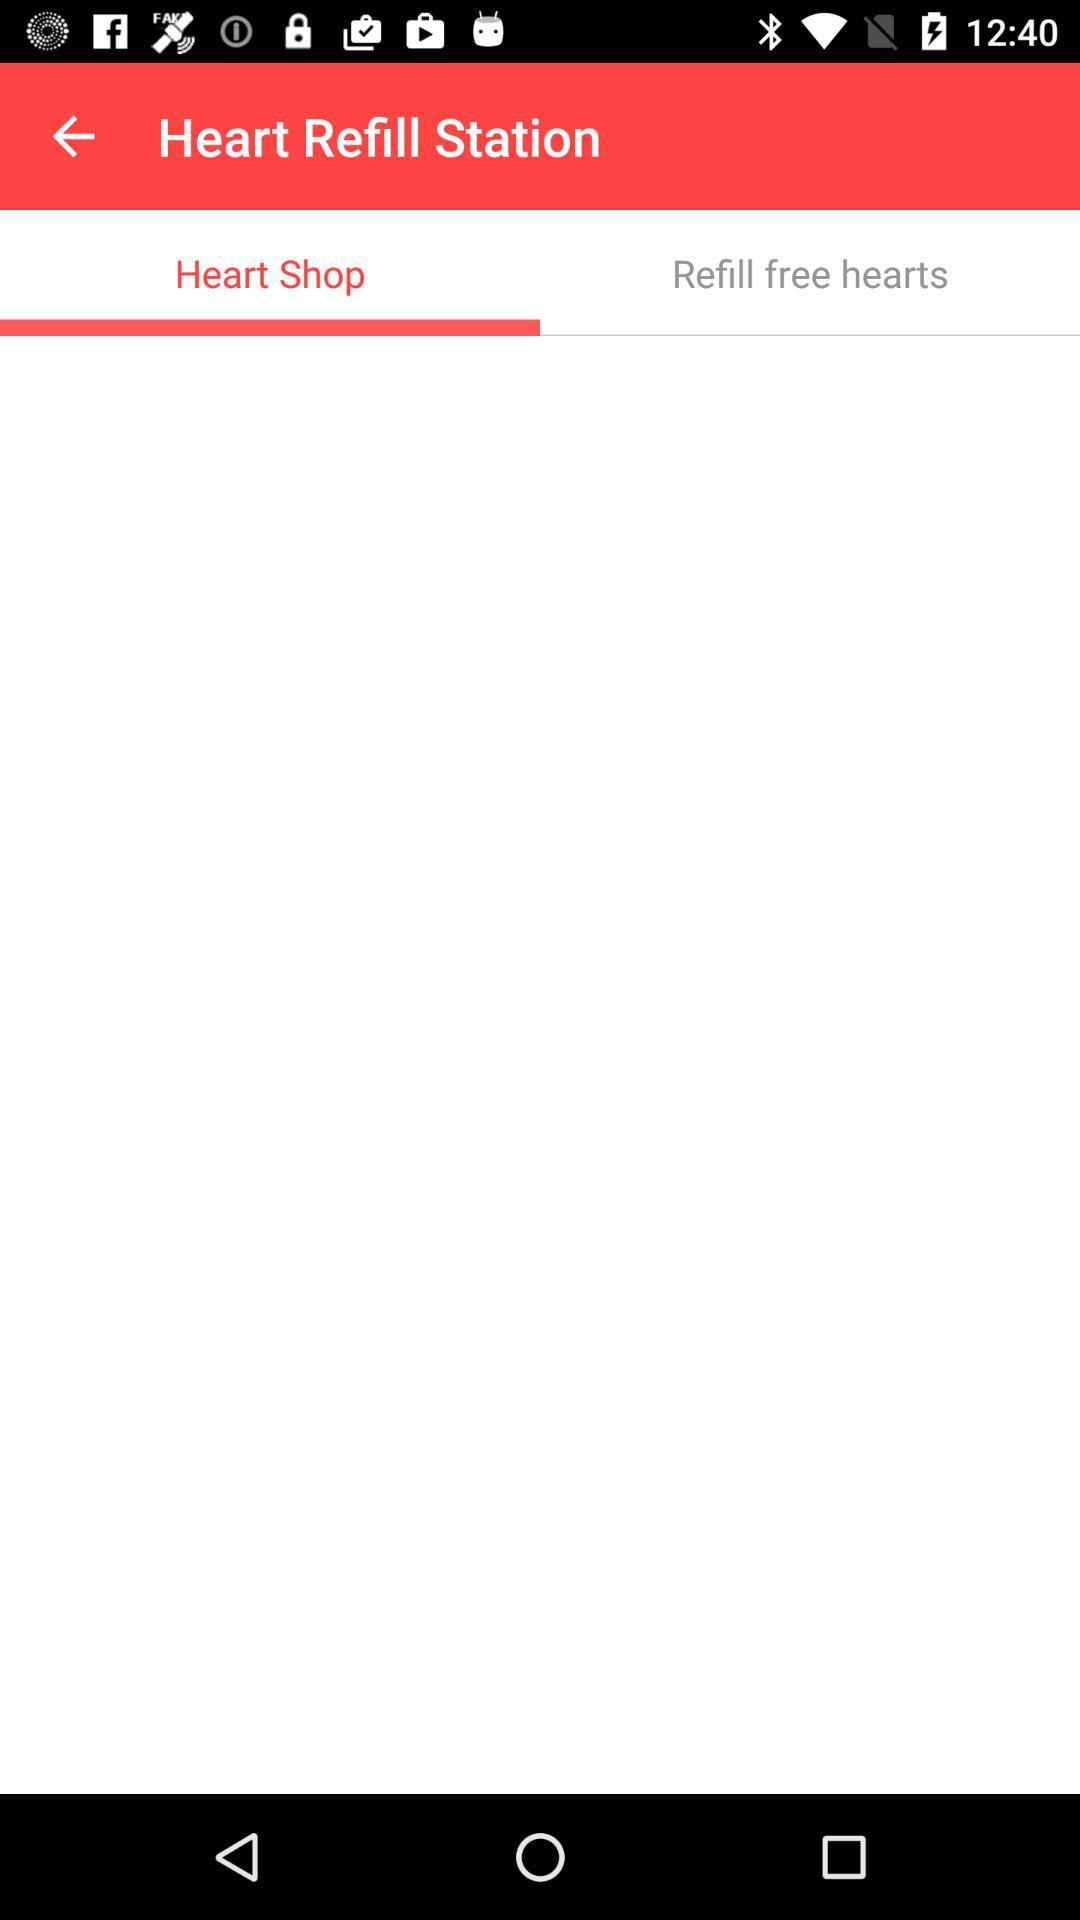 This screenshot has width=1080, height=1920. Describe the element at coordinates (270, 272) in the screenshot. I see `the heart shop icon` at that location.